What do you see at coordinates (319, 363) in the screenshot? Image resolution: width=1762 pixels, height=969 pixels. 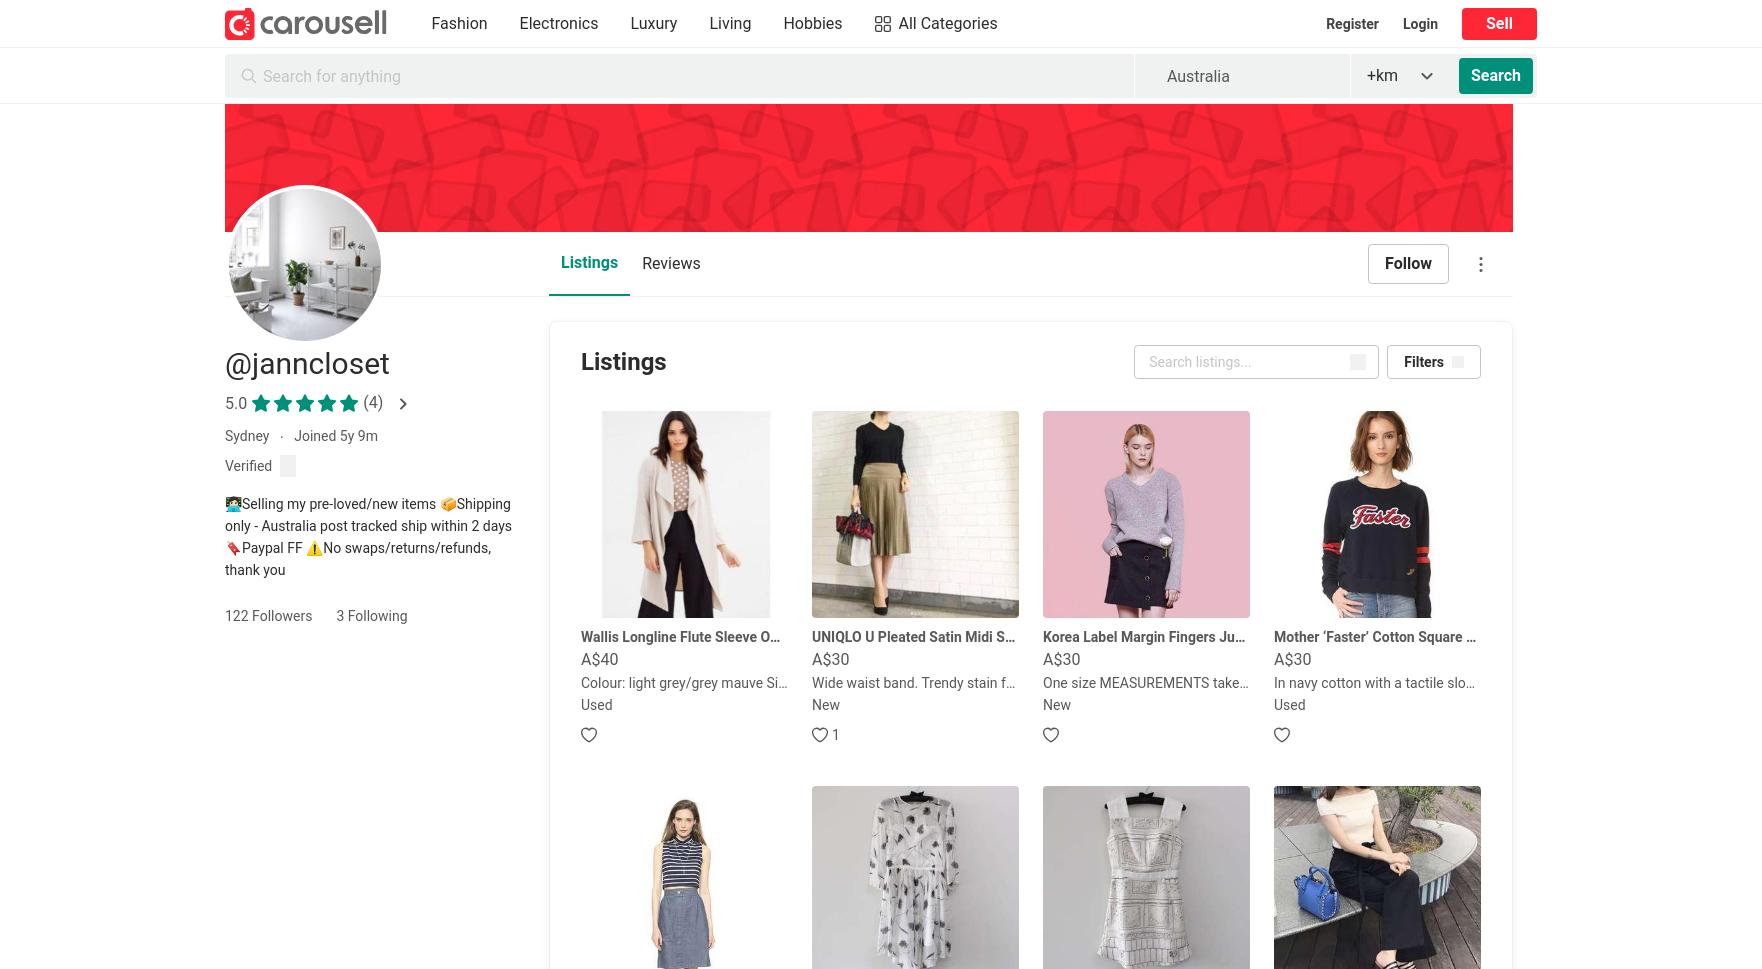 I see `'janncloset'` at bounding box center [319, 363].